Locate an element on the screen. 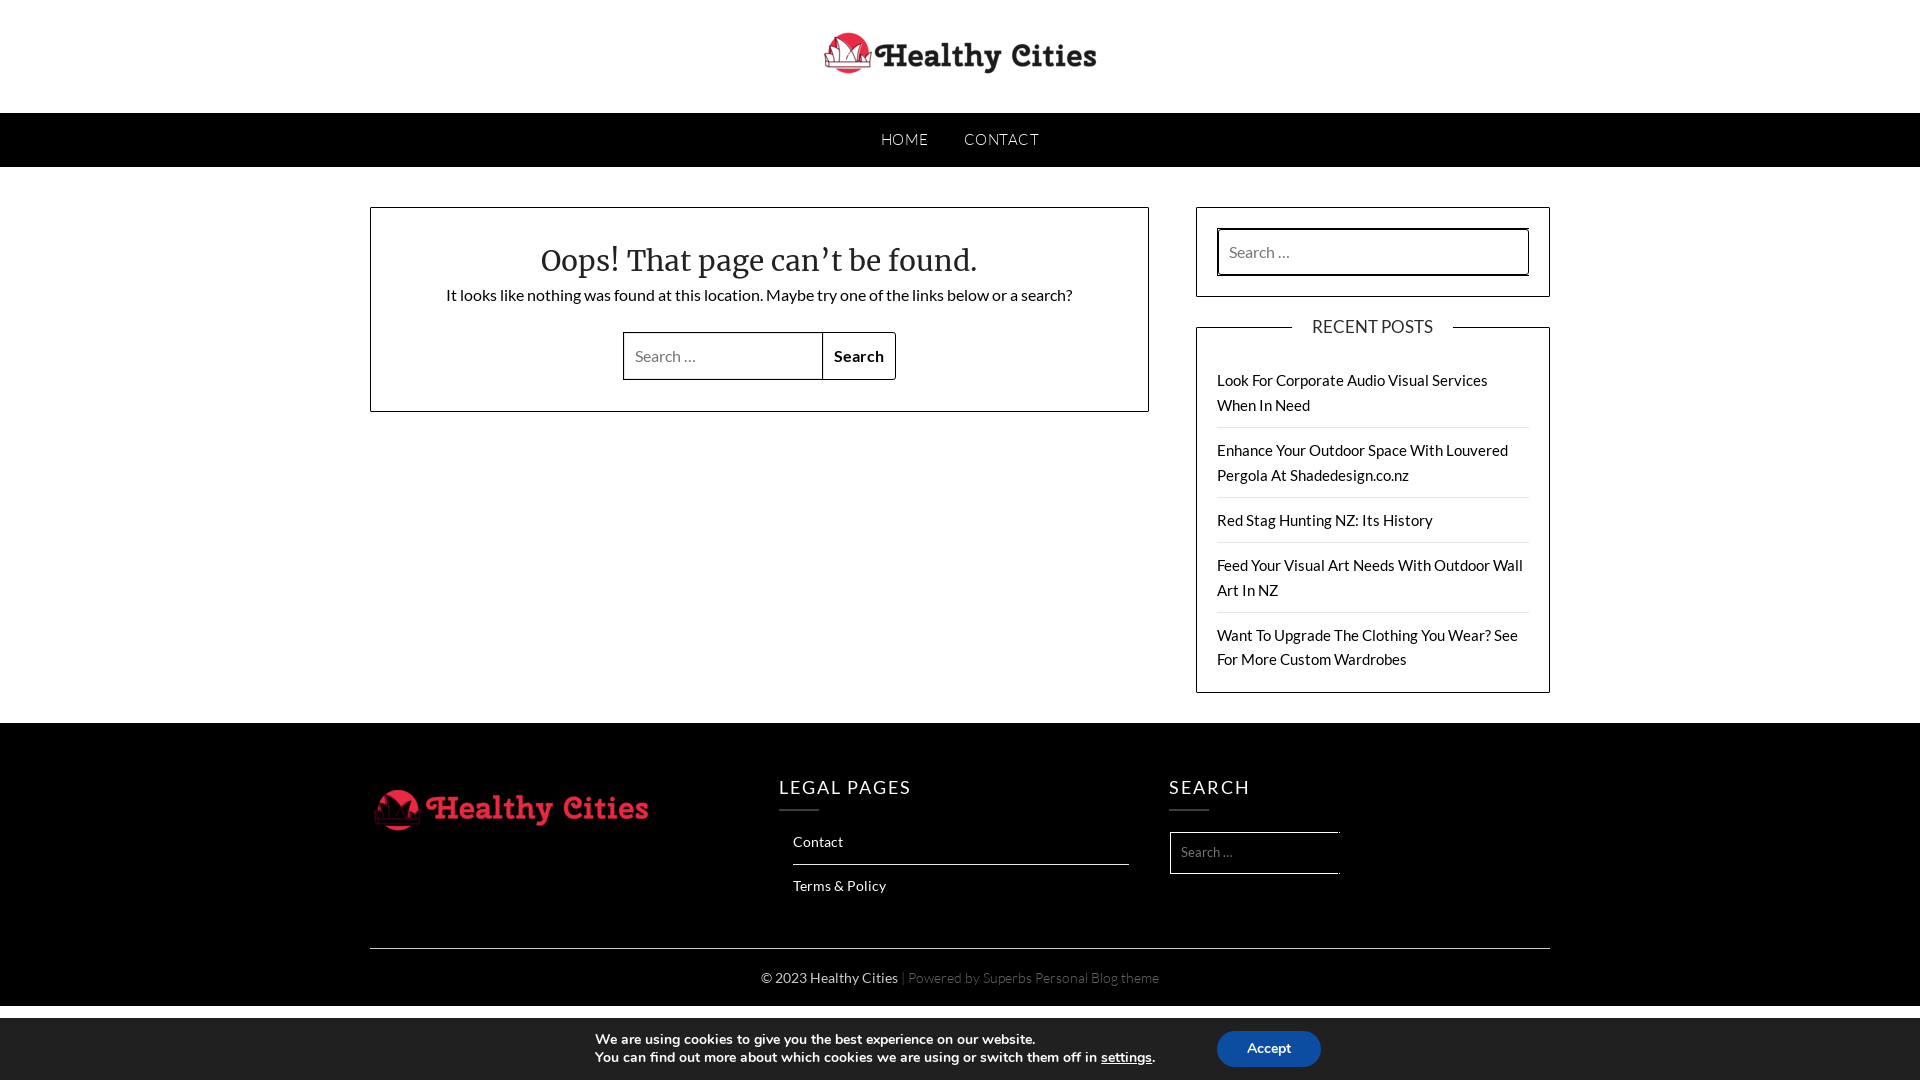  'HOME' is located at coordinates (904, 138).